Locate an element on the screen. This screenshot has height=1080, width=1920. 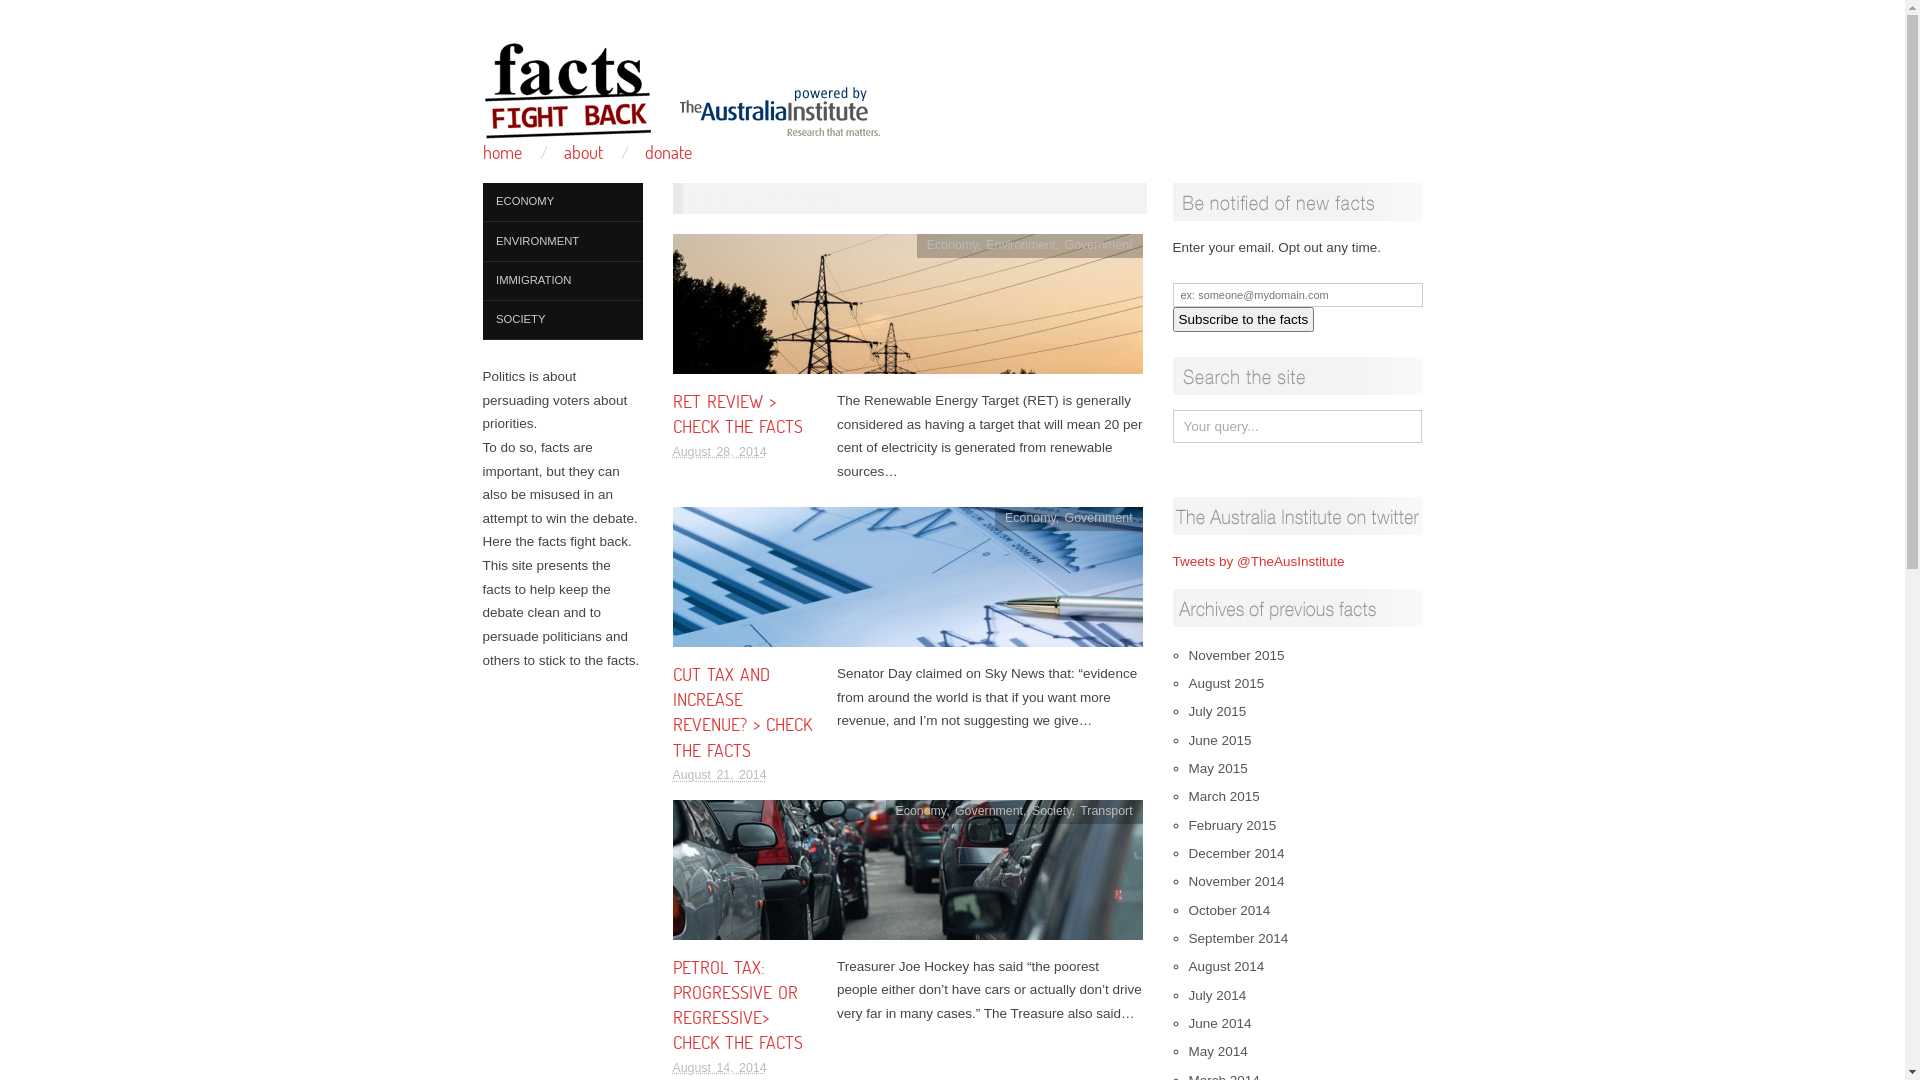
'2014' is located at coordinates (749, 196).